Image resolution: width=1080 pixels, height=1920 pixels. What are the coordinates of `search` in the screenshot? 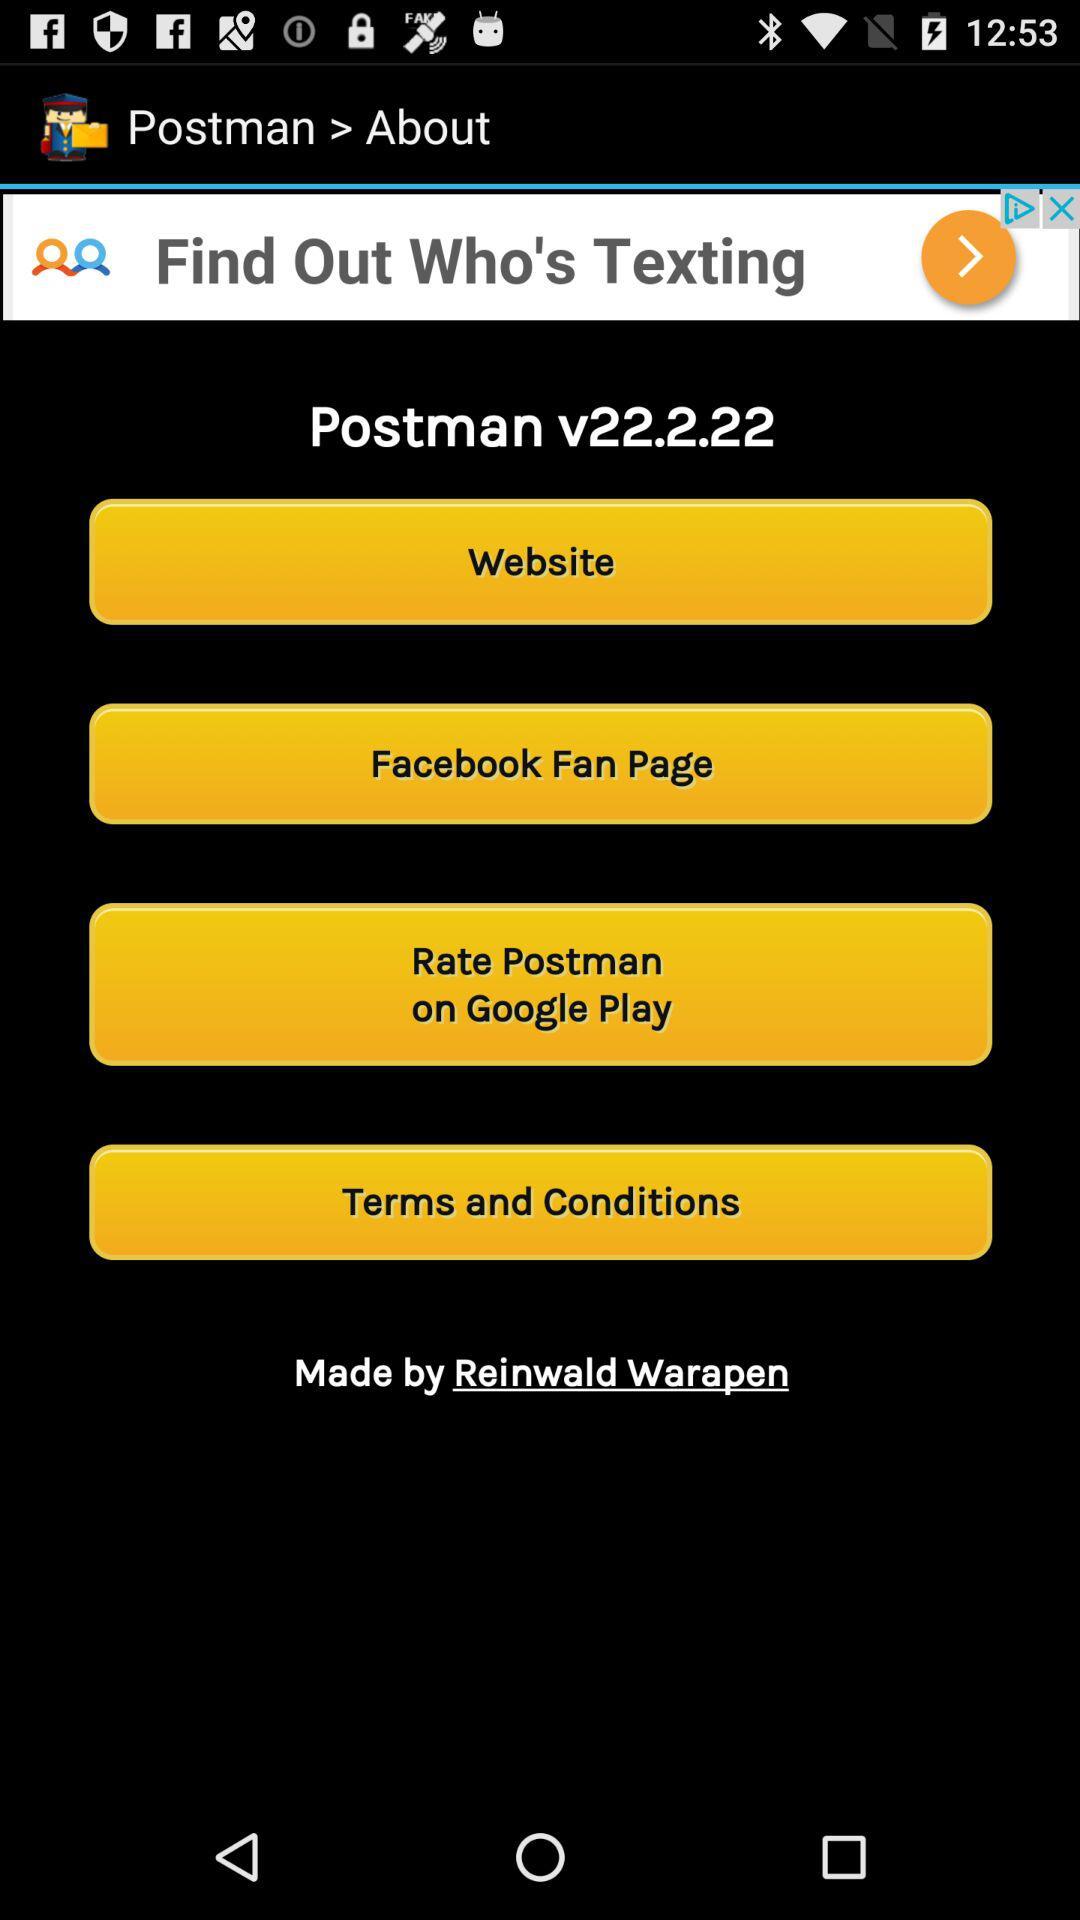 It's located at (540, 253).